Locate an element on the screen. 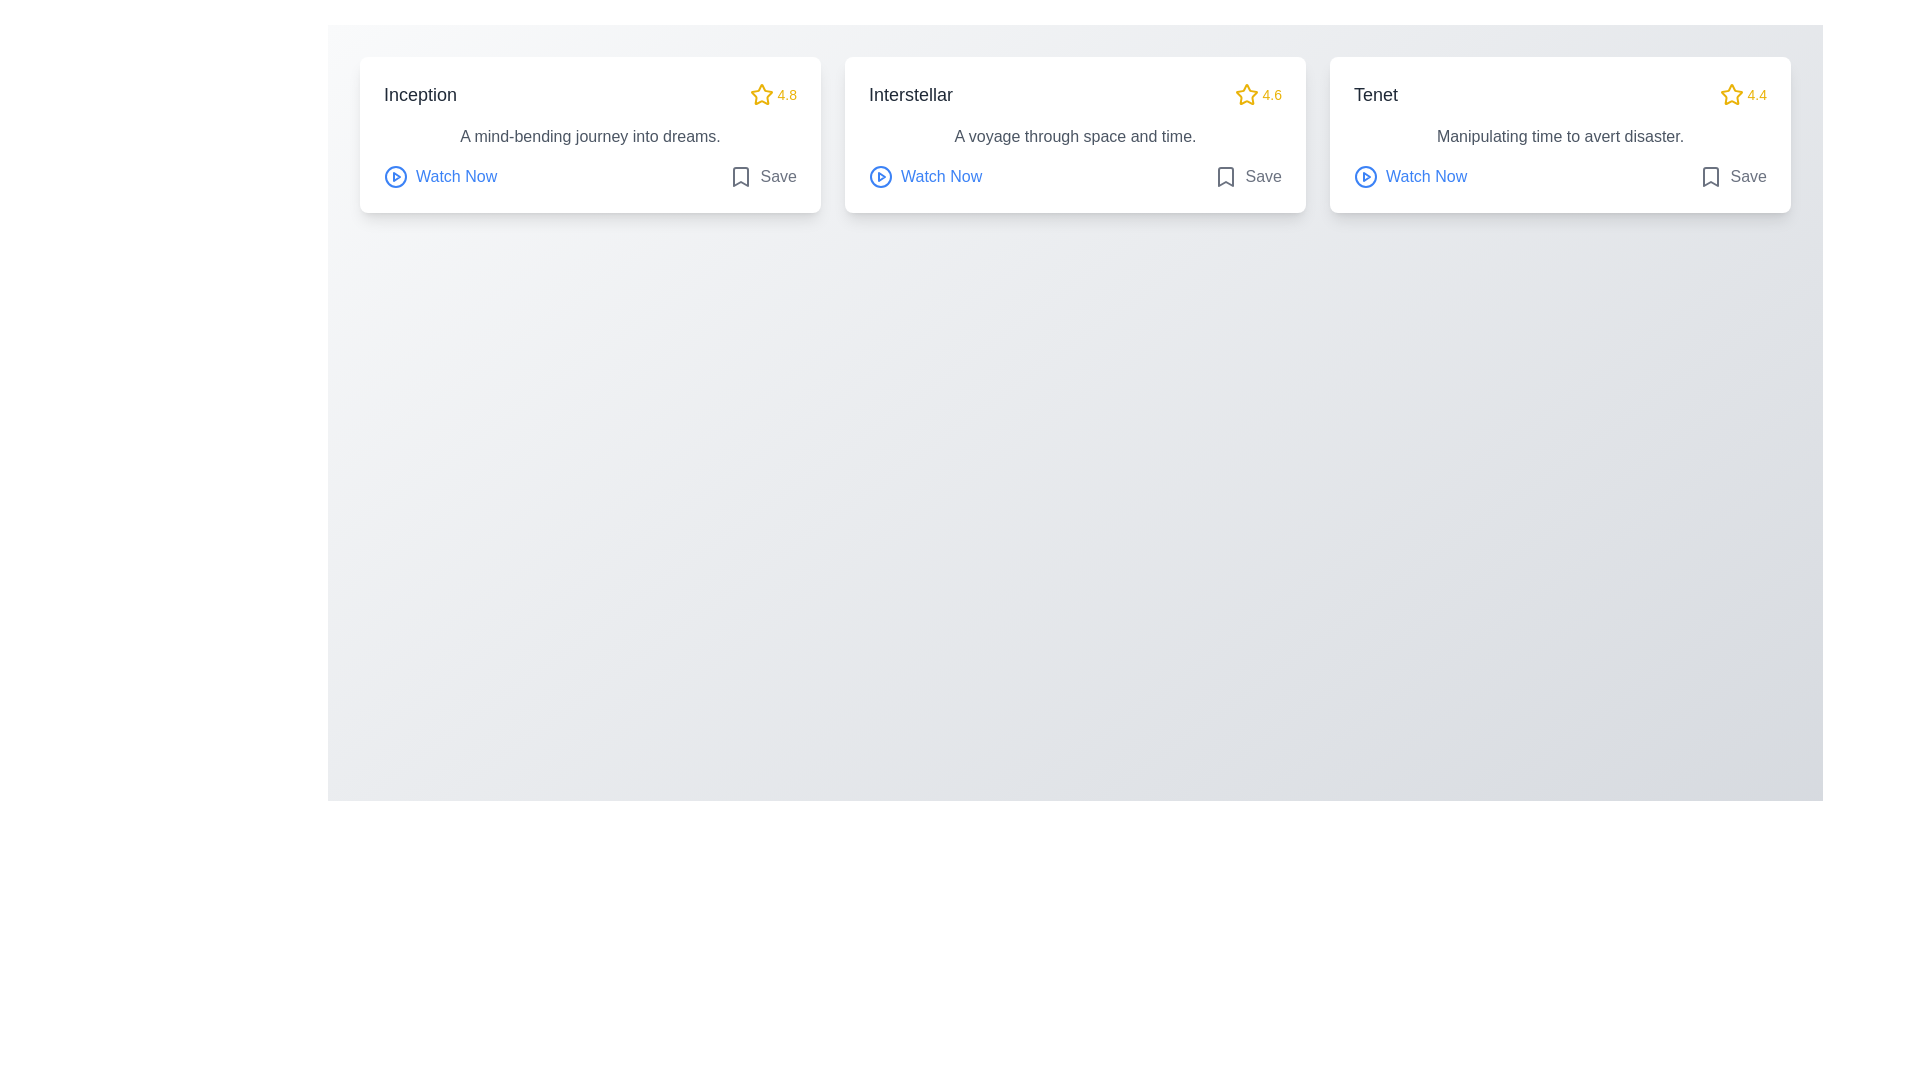  the star icon in the top-right corner of the 'Interstellar' card is located at coordinates (1245, 94).